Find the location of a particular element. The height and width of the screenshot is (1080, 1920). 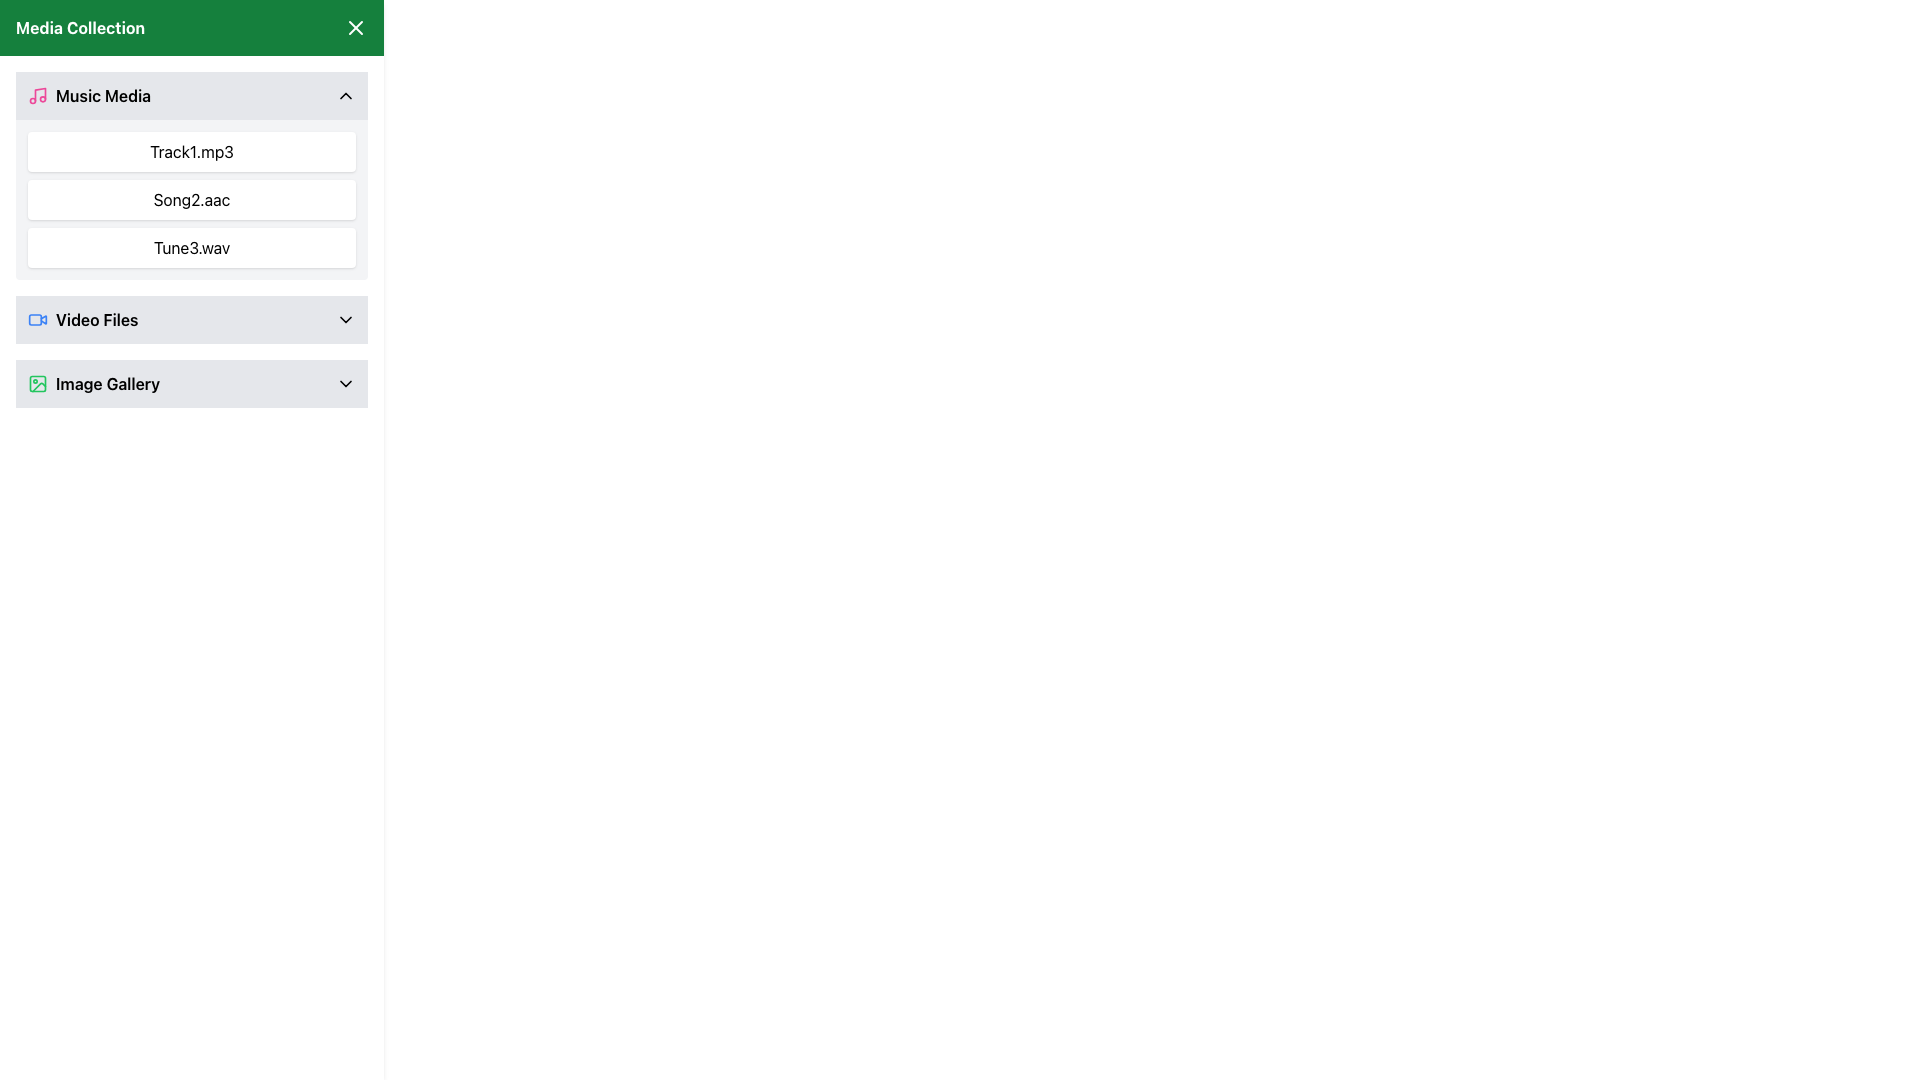

the dropdown activator for the 'Image Gallery' section is located at coordinates (93, 384).